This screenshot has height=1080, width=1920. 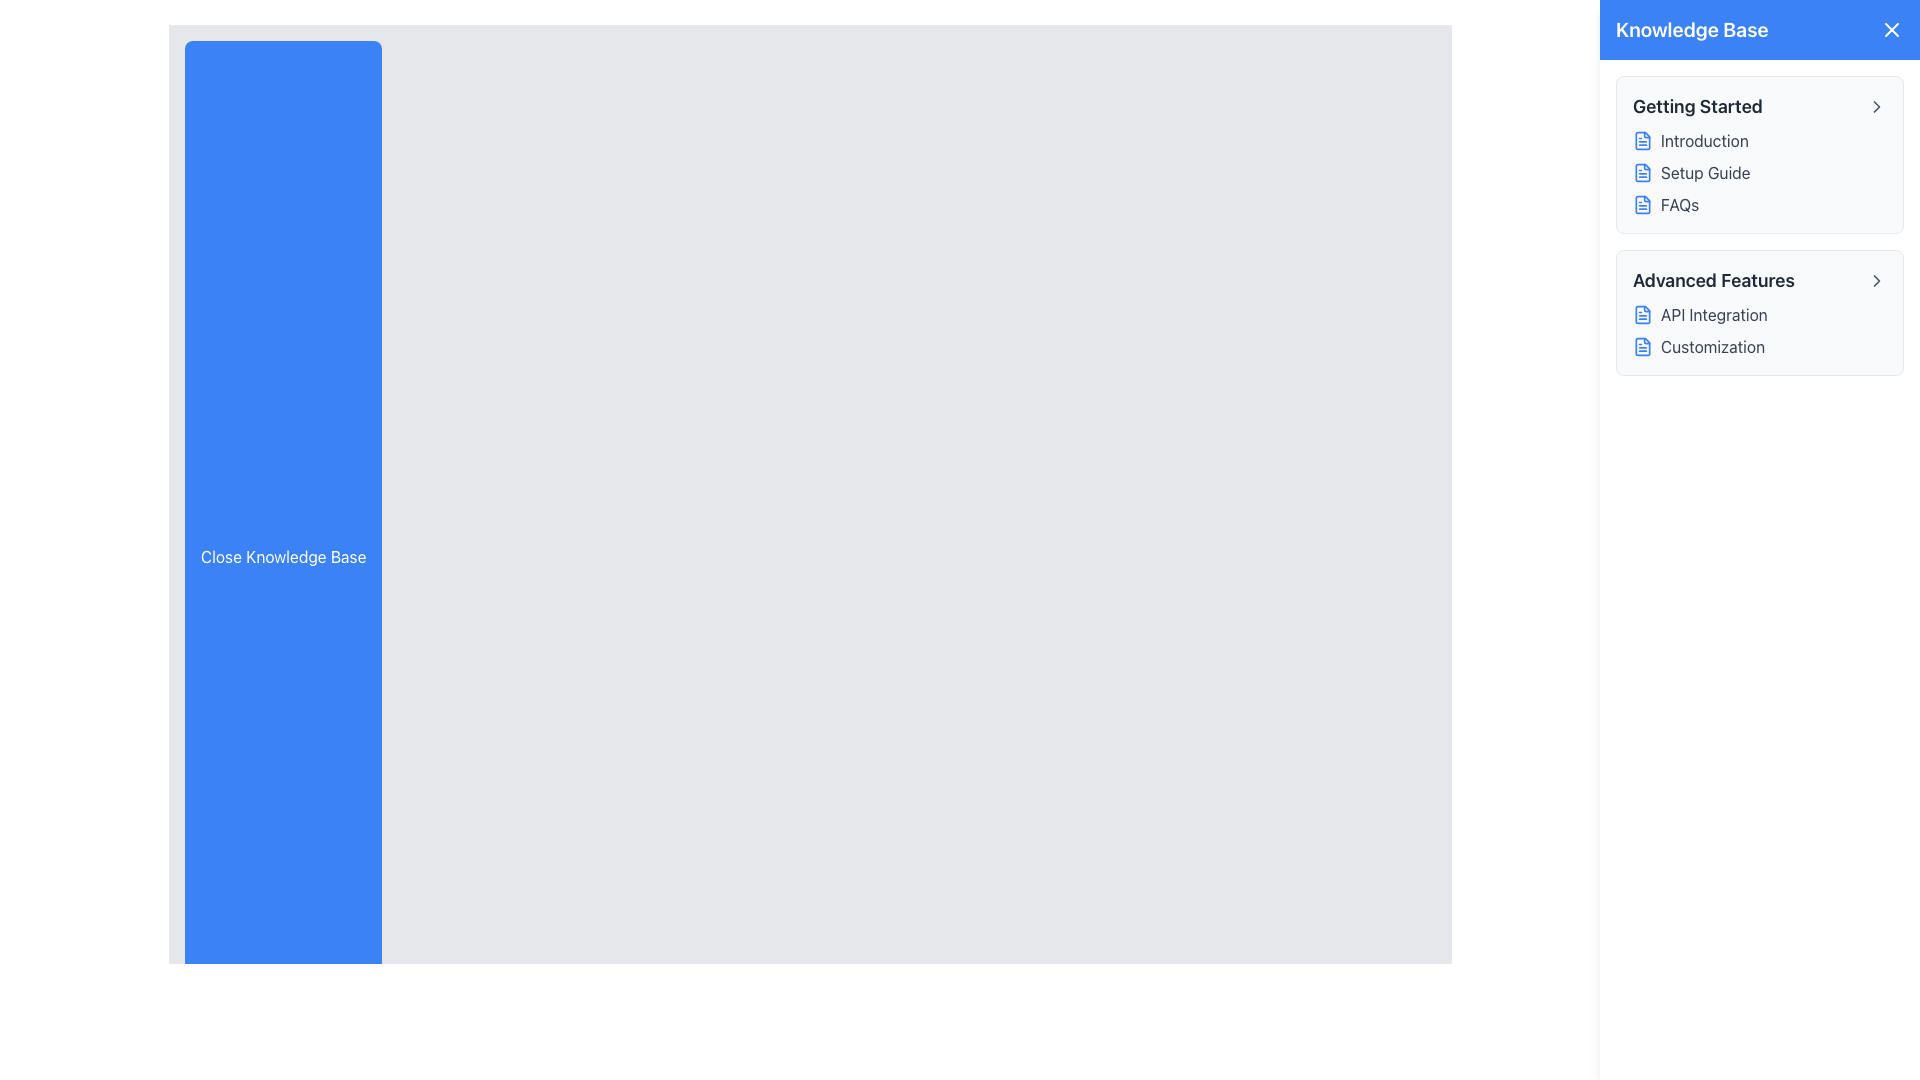 What do you see at coordinates (1760, 346) in the screenshot?
I see `the second menu item under the 'Advanced Features' section` at bounding box center [1760, 346].